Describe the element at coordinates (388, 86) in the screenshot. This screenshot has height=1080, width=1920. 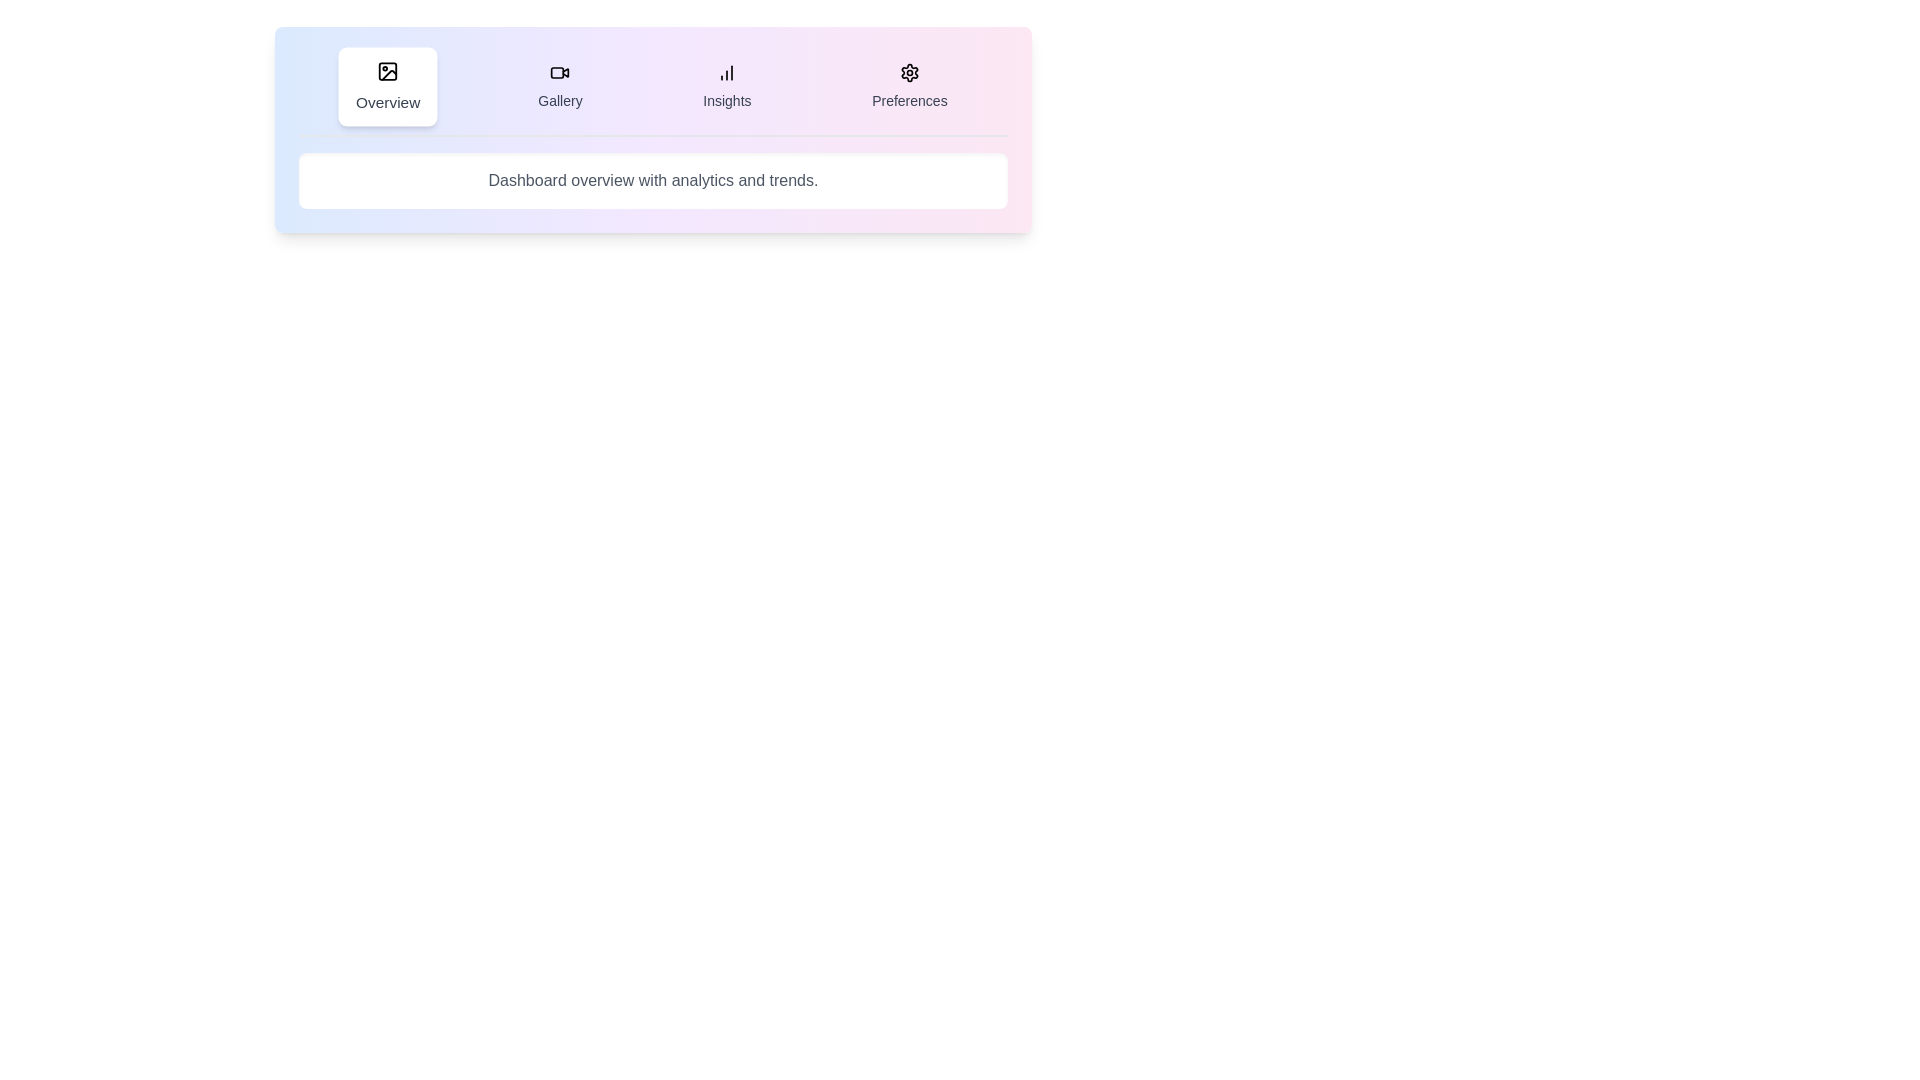
I see `the tab labeled 'Overview' to observe its hover effect` at that location.